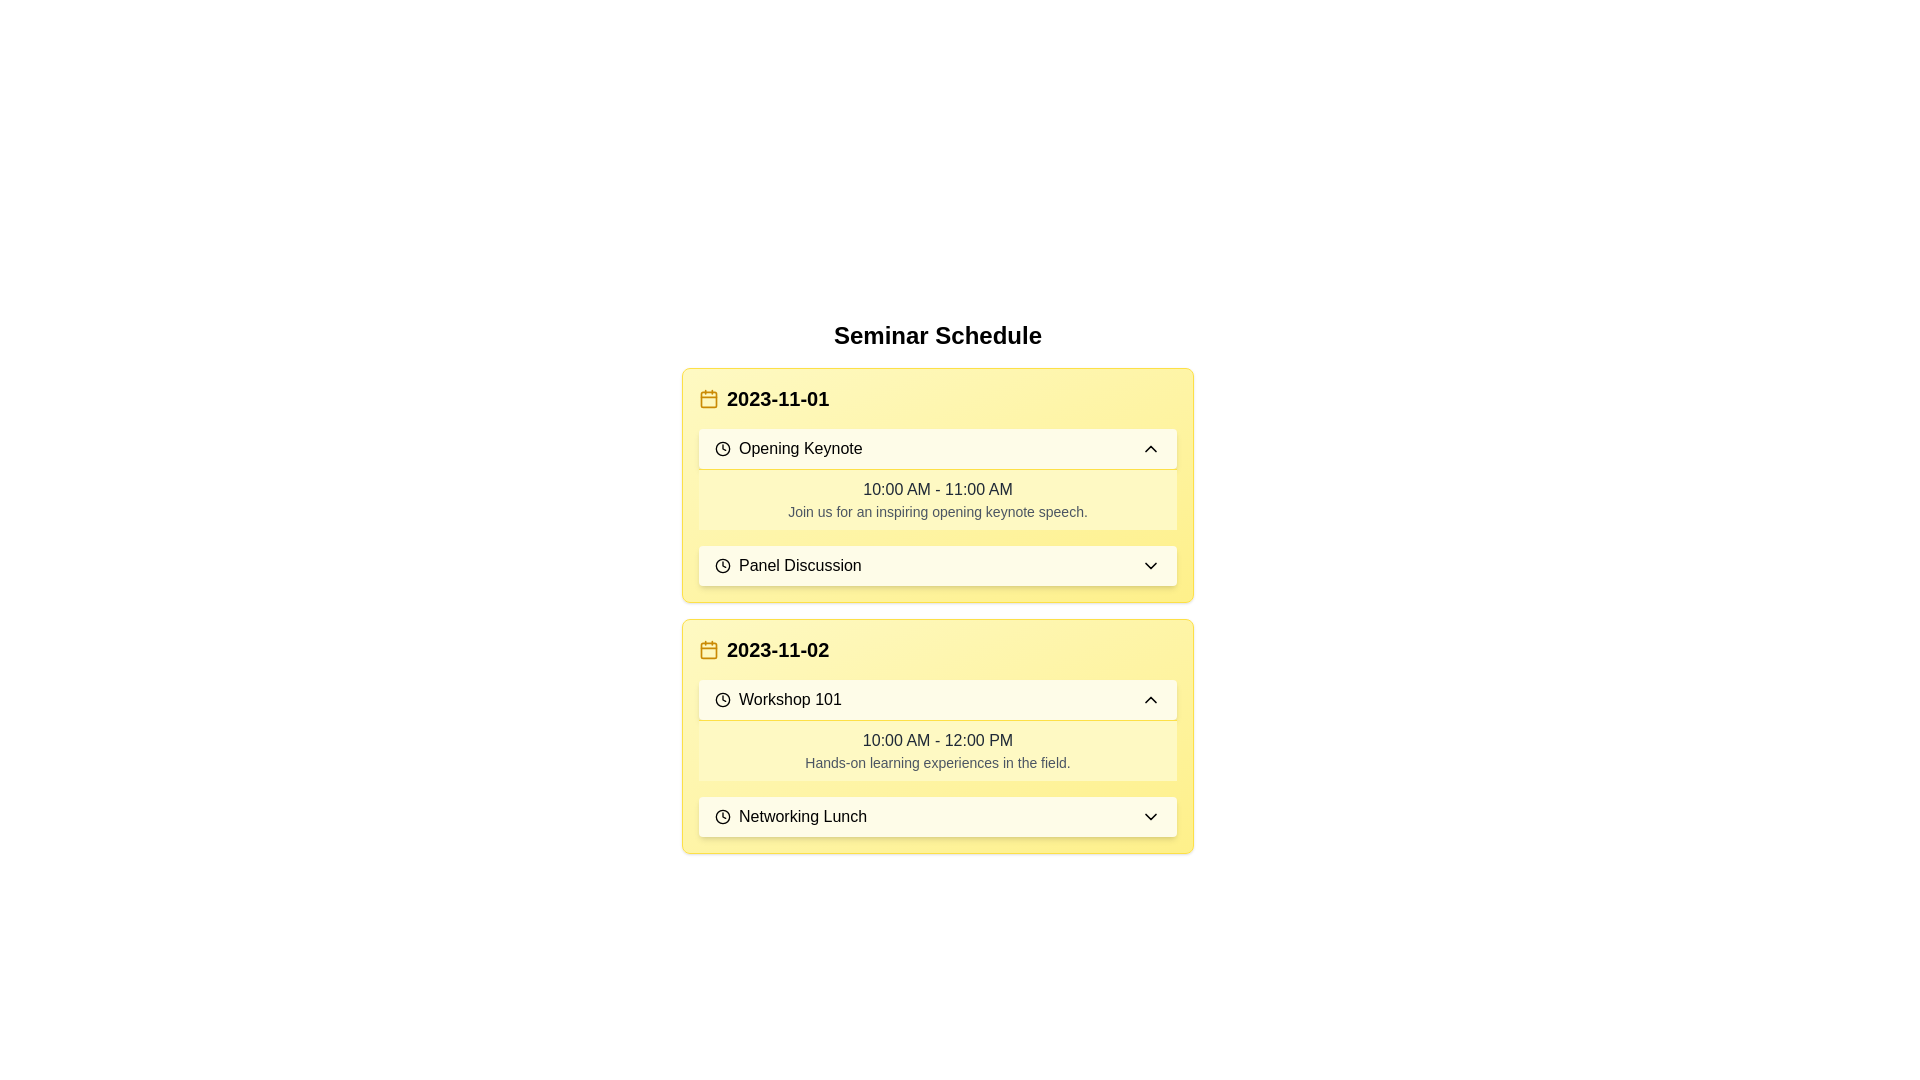 The image size is (1920, 1080). What do you see at coordinates (709, 398) in the screenshot?
I see `the calendar icon with a yellow outline located on the upper left-hand side of the date heading '2023-11-01'` at bounding box center [709, 398].